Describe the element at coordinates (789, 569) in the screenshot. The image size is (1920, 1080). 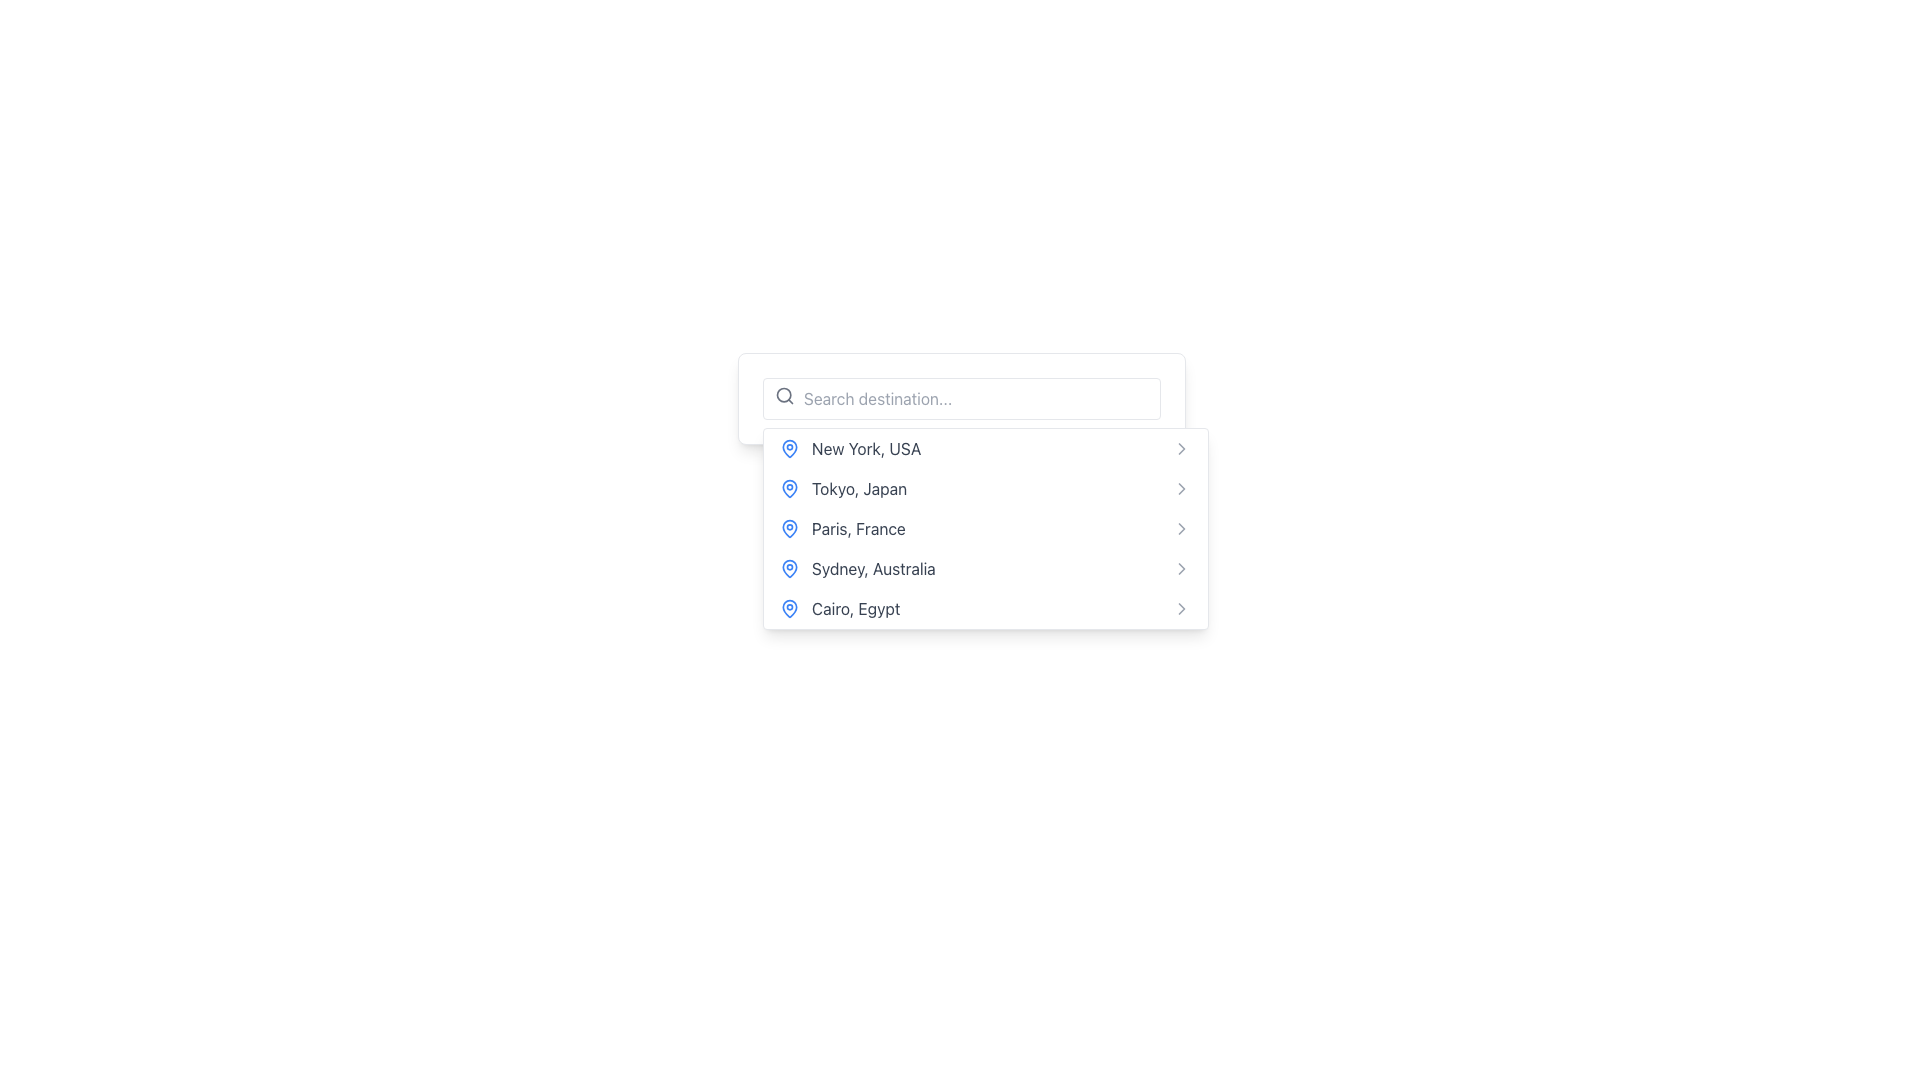
I see `the blue map pin icon located adjacent to the text 'Sydney, Australia' in the fourth item of the vertical menu list within the dropdown component` at that location.